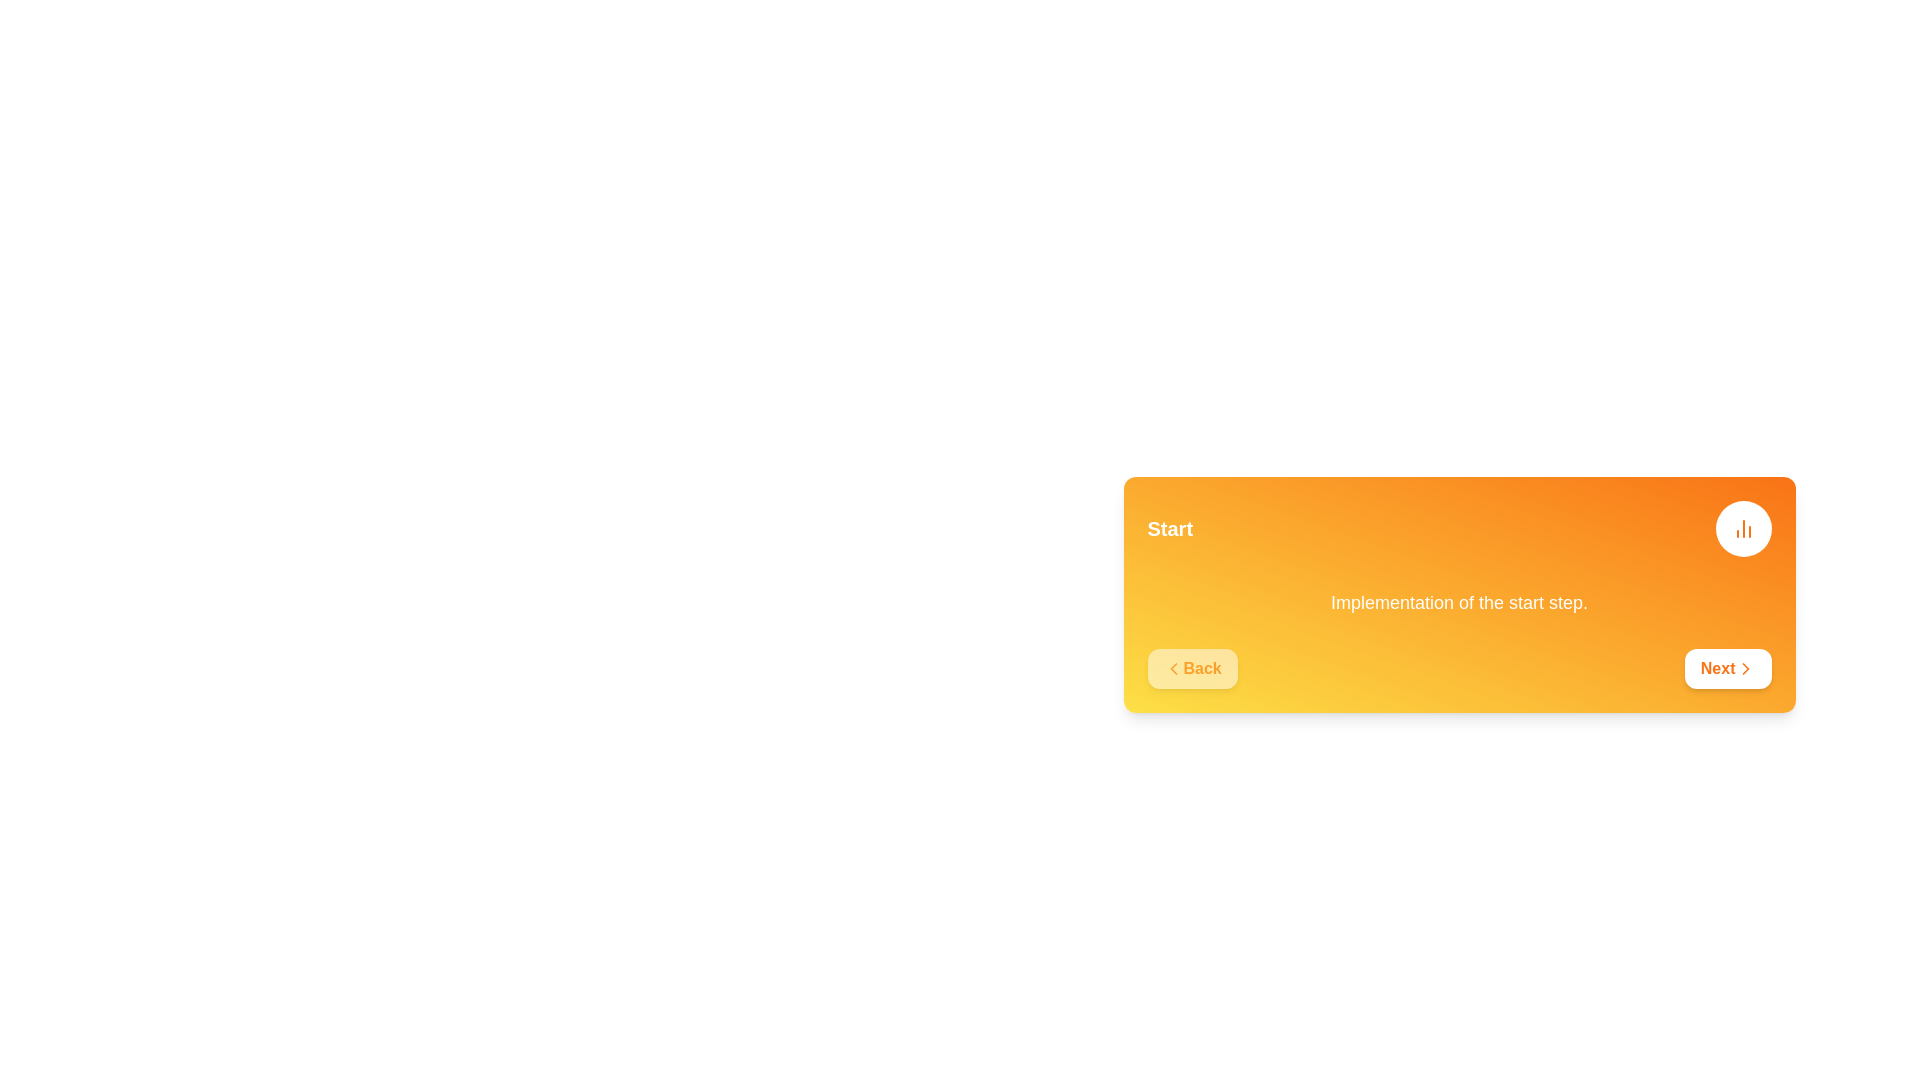 The image size is (1920, 1080). What do you see at coordinates (1192, 668) in the screenshot?
I see `the 'Back' button with rounded edges and orange text` at bounding box center [1192, 668].